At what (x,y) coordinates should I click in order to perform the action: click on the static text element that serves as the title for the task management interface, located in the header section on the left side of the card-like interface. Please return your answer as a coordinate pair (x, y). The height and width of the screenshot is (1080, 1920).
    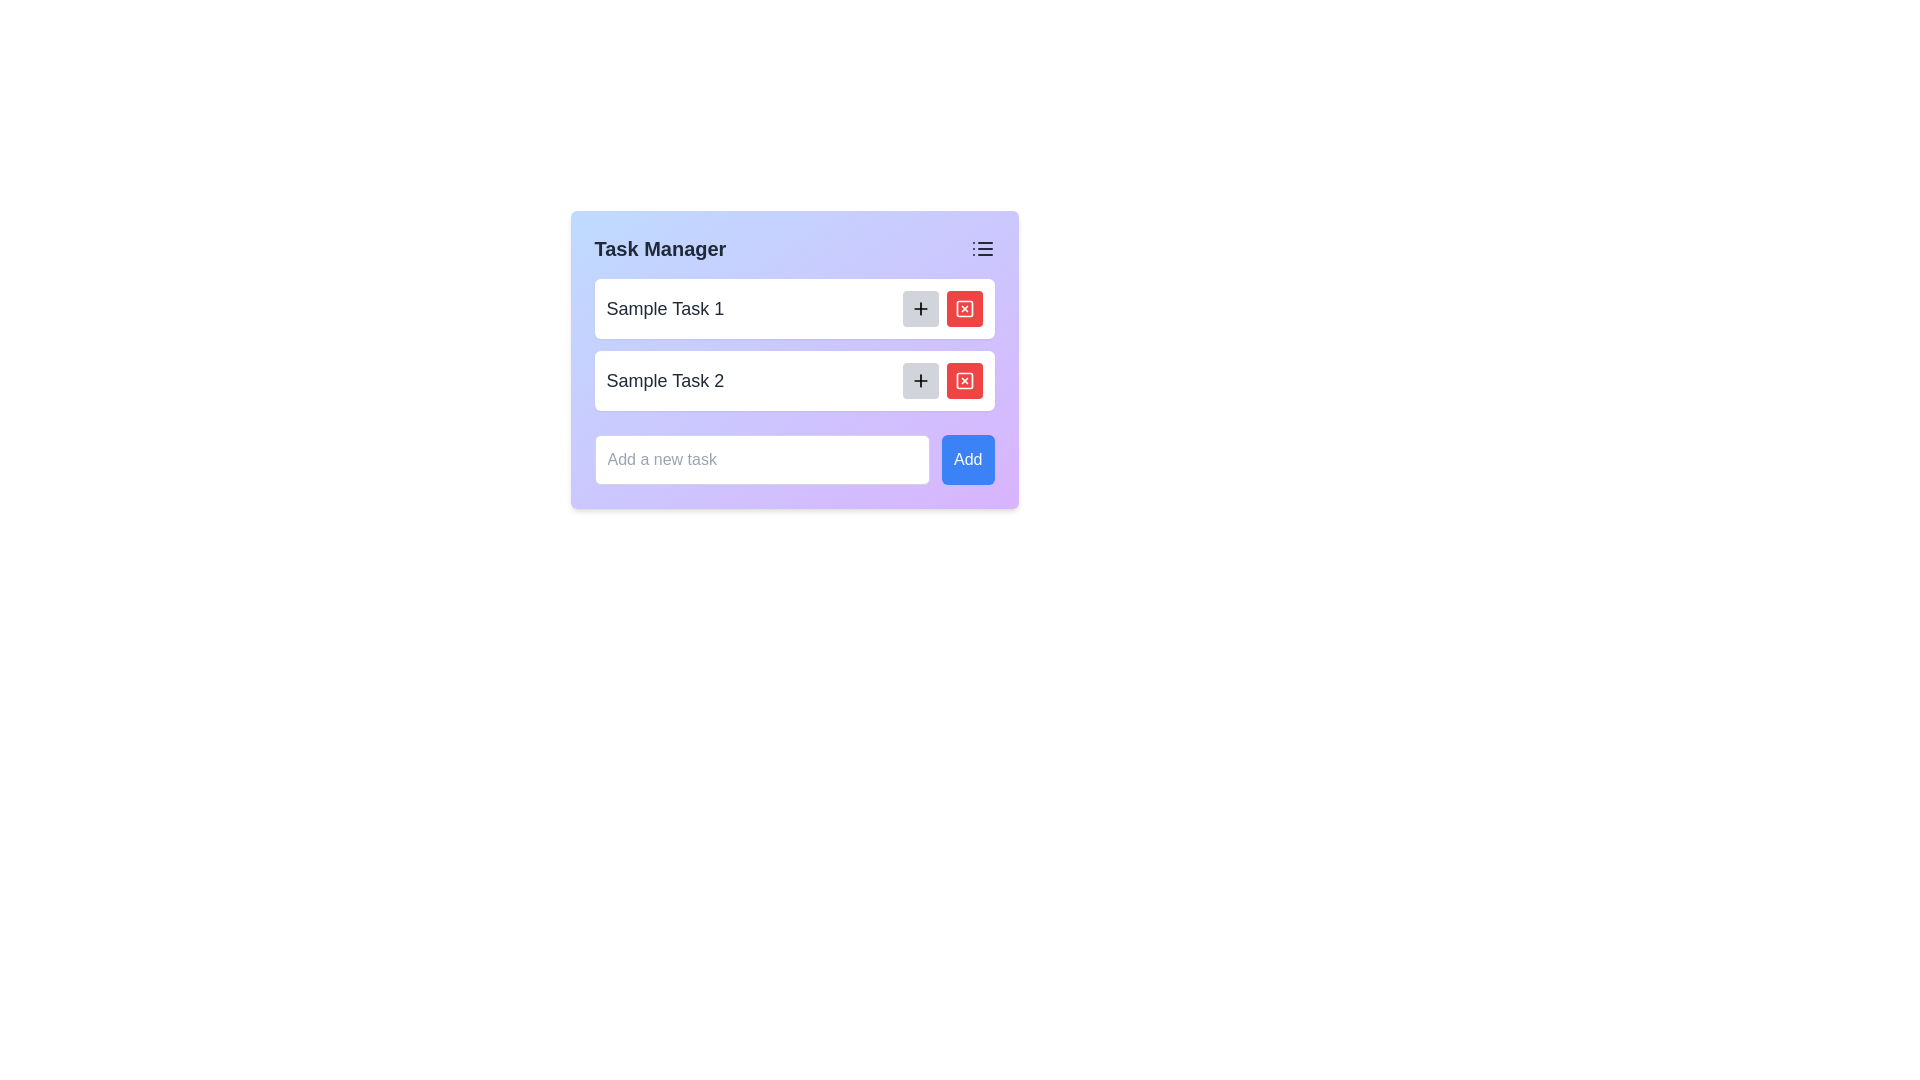
    Looking at the image, I should click on (660, 248).